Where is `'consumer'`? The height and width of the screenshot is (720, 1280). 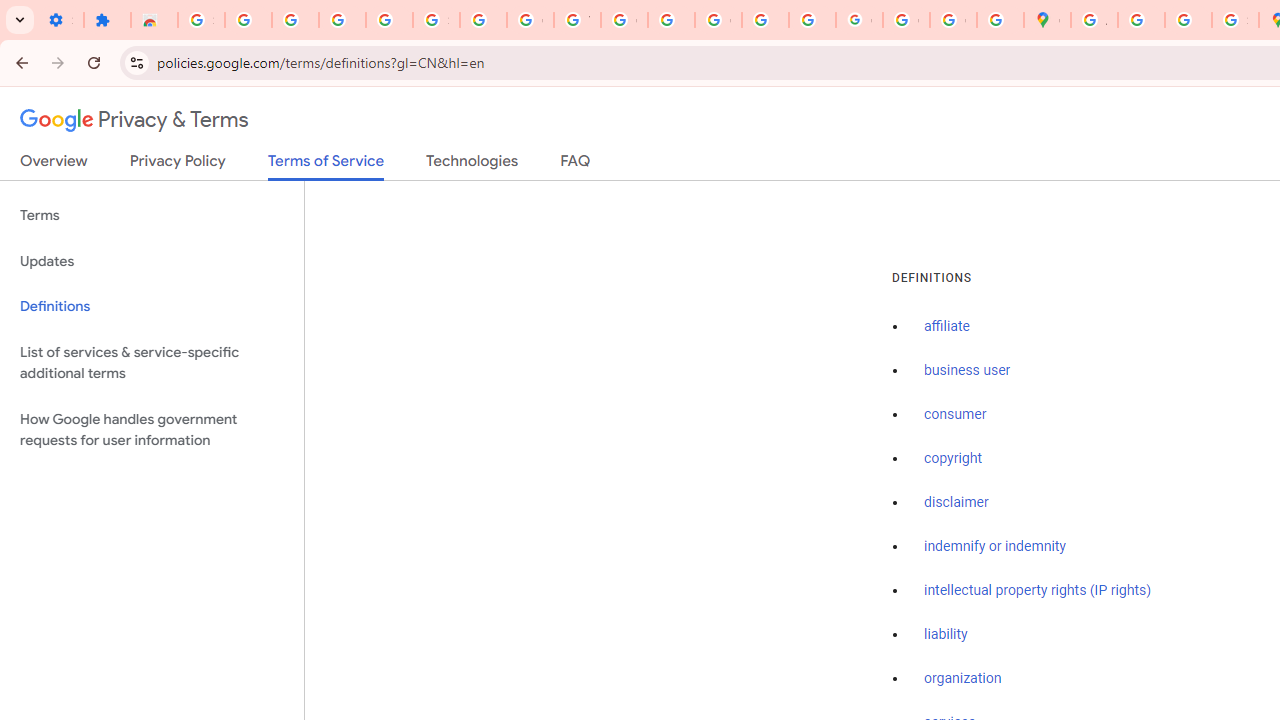
'consumer' is located at coordinates (954, 414).